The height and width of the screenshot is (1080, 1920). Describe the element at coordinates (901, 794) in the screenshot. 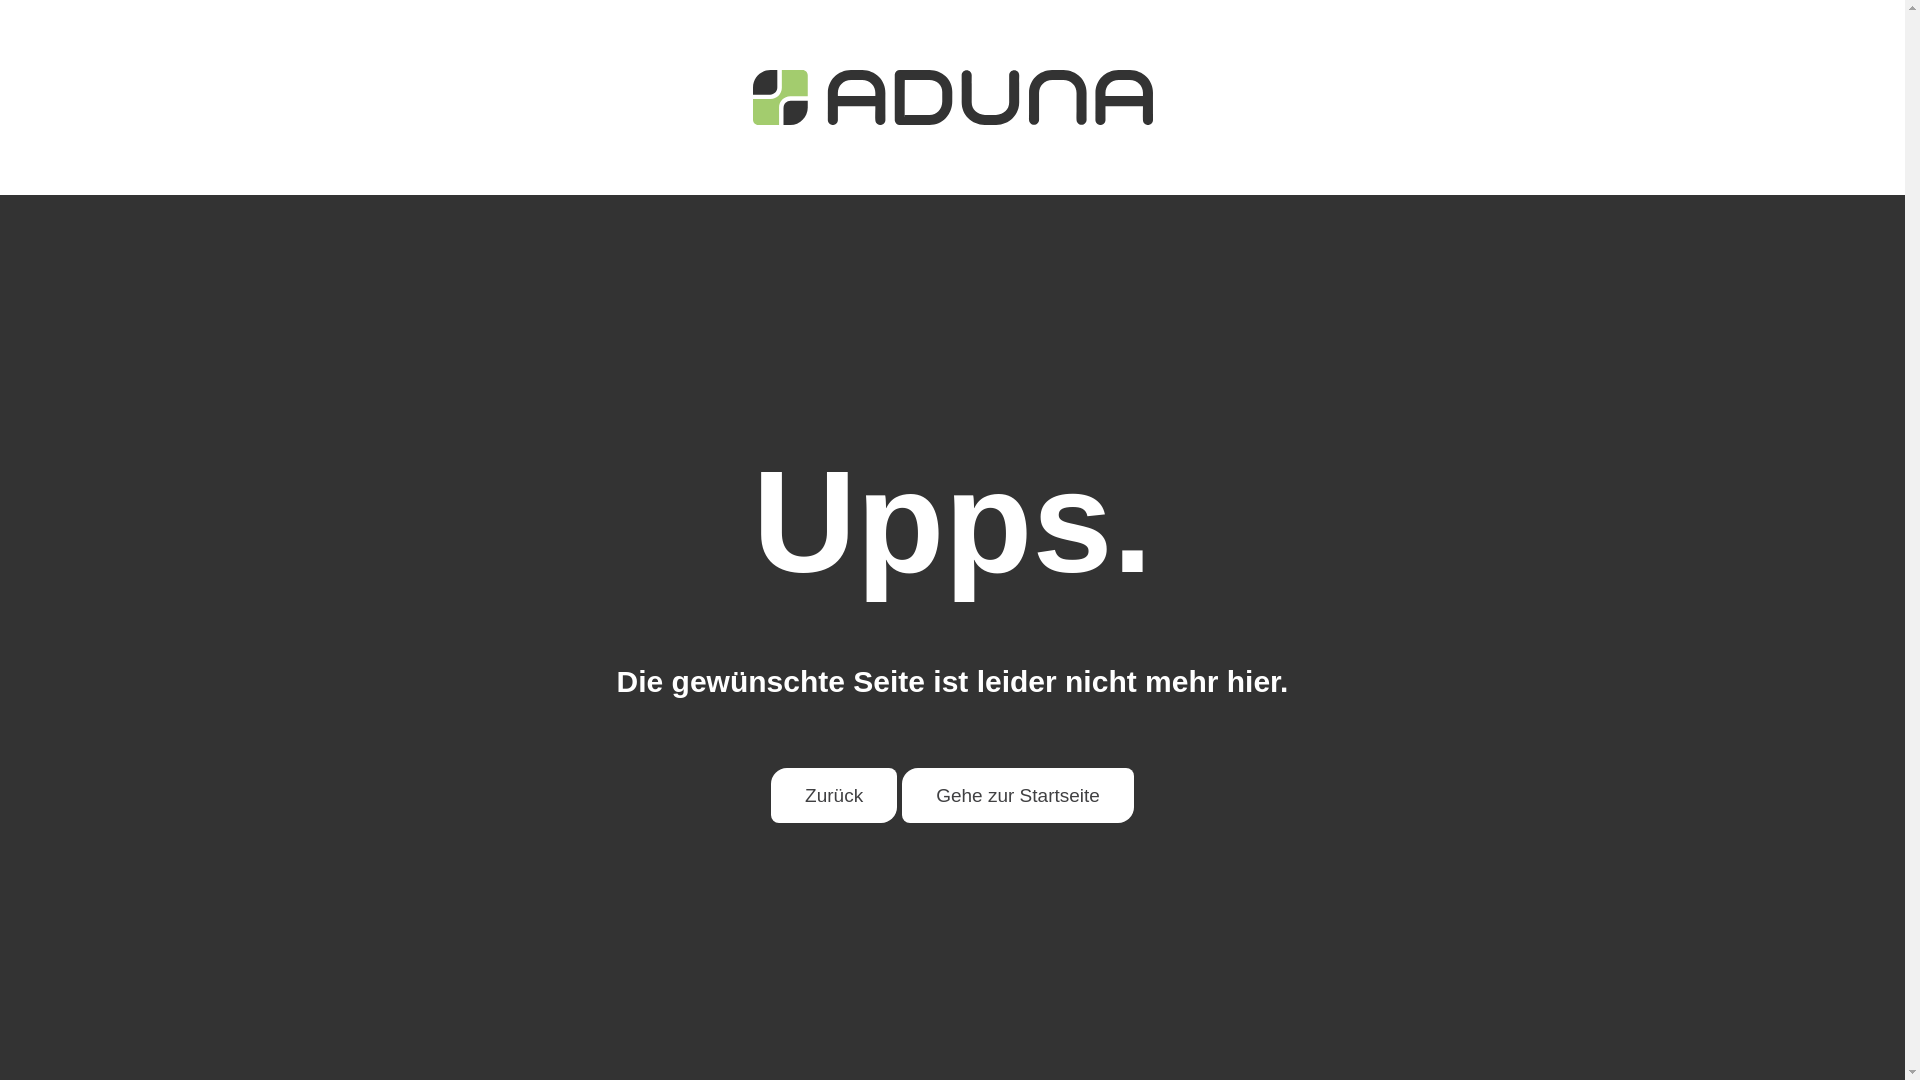

I see `'Gehe zur Startseite'` at that location.